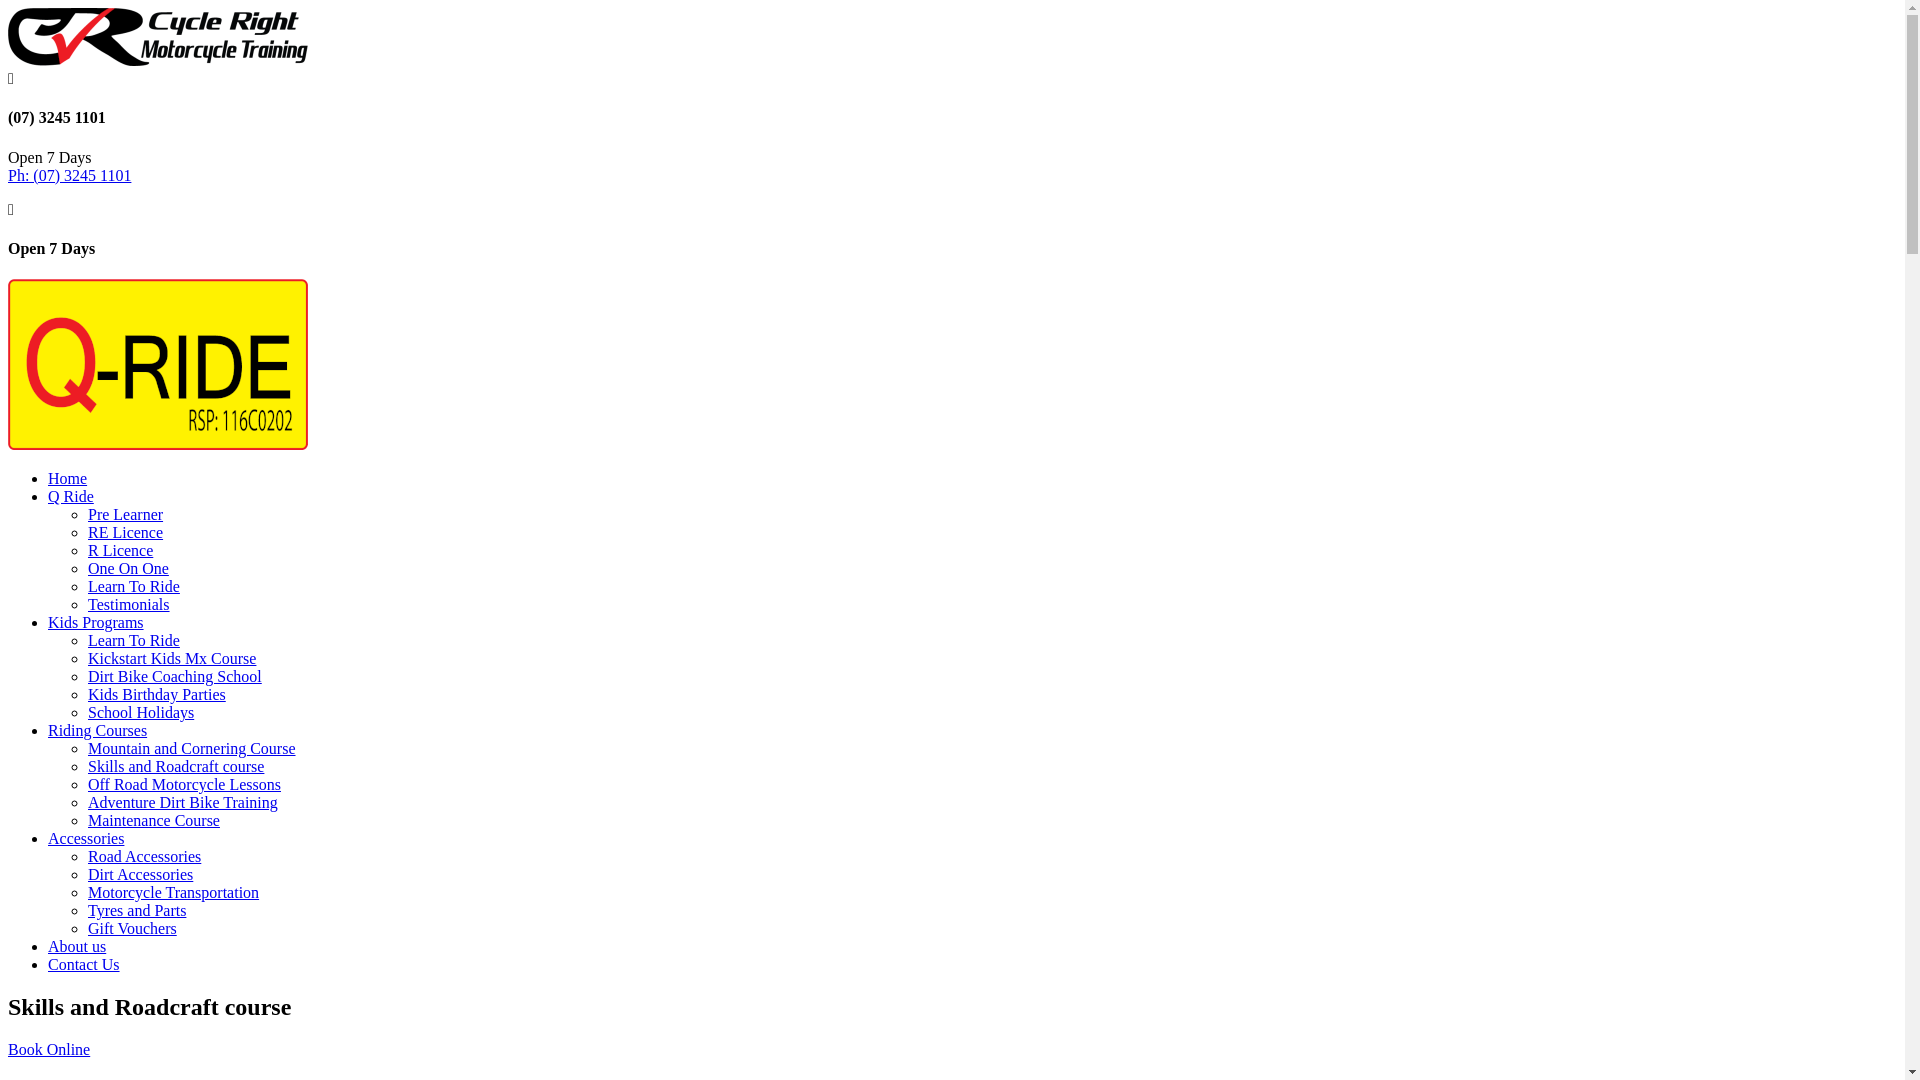  What do you see at coordinates (82, 963) in the screenshot?
I see `'Contact Us'` at bounding box center [82, 963].